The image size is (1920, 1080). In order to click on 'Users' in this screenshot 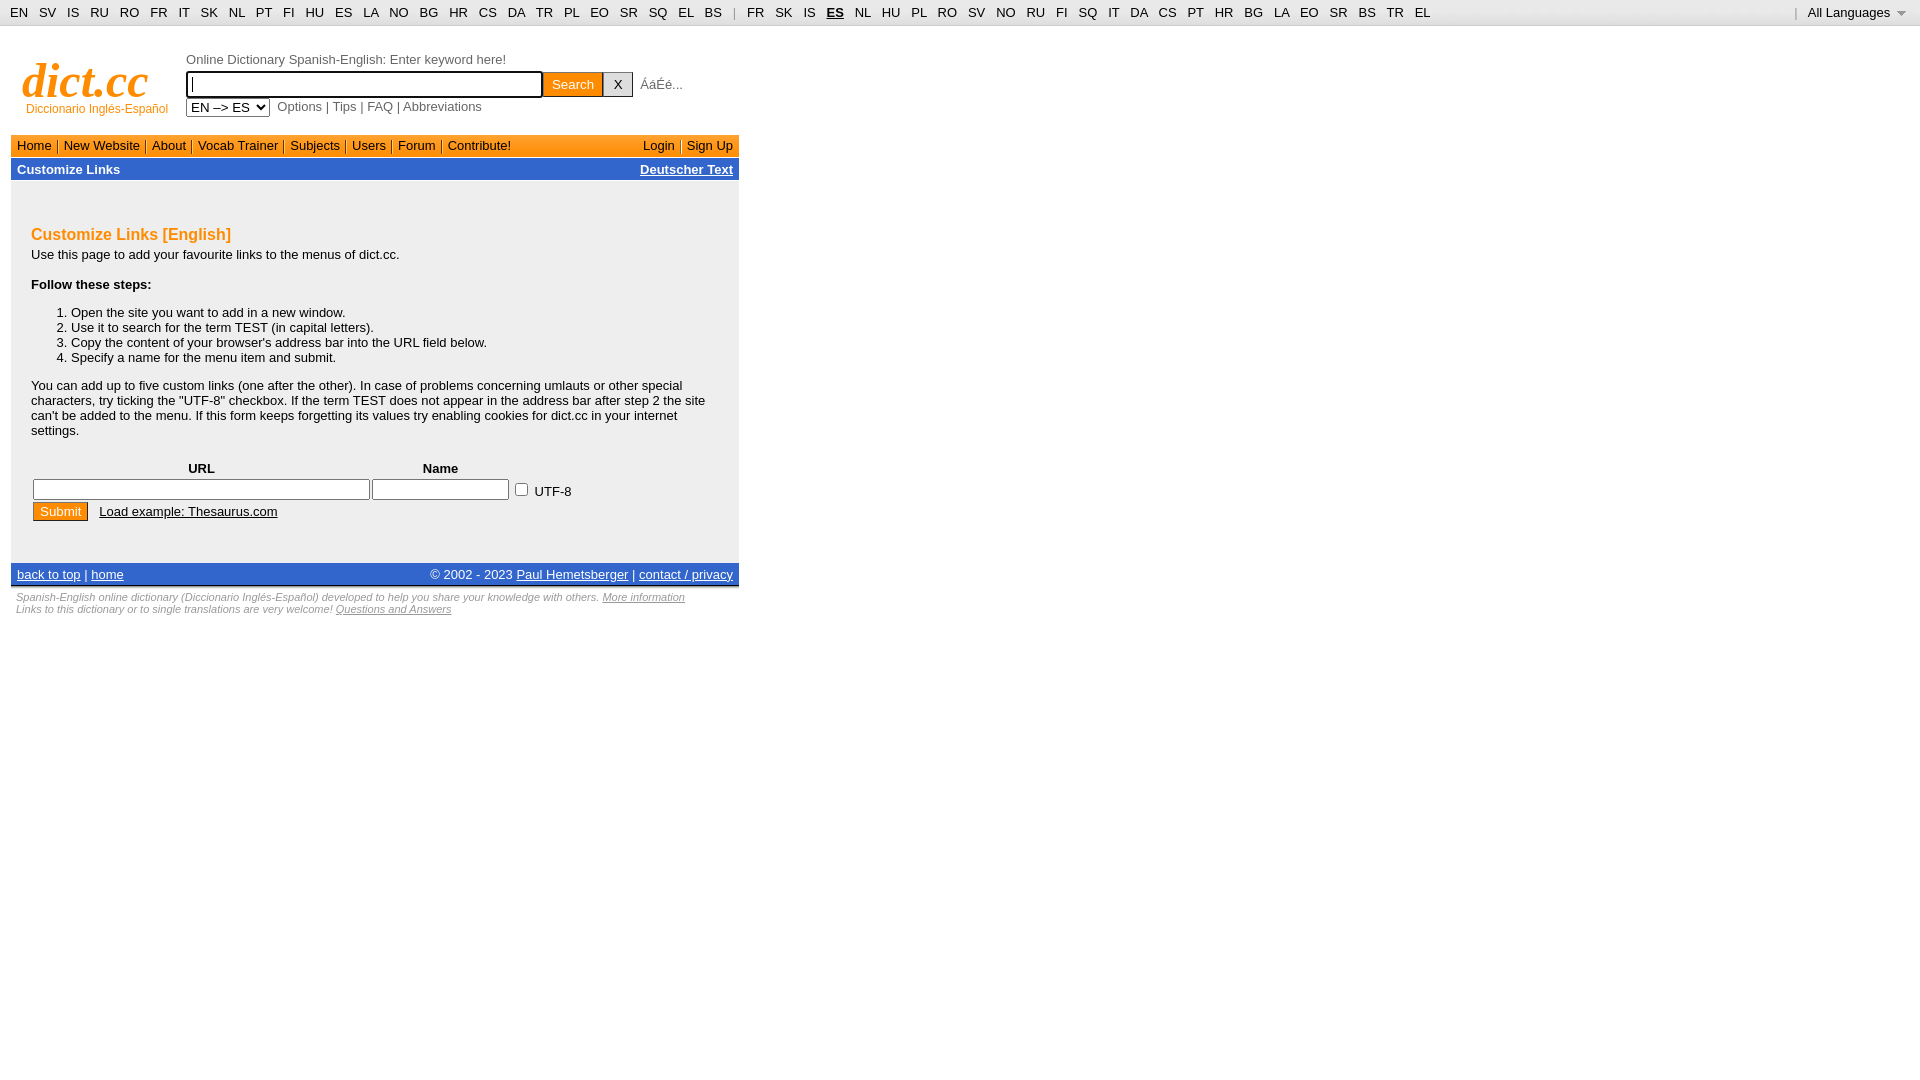, I will do `click(351, 144)`.